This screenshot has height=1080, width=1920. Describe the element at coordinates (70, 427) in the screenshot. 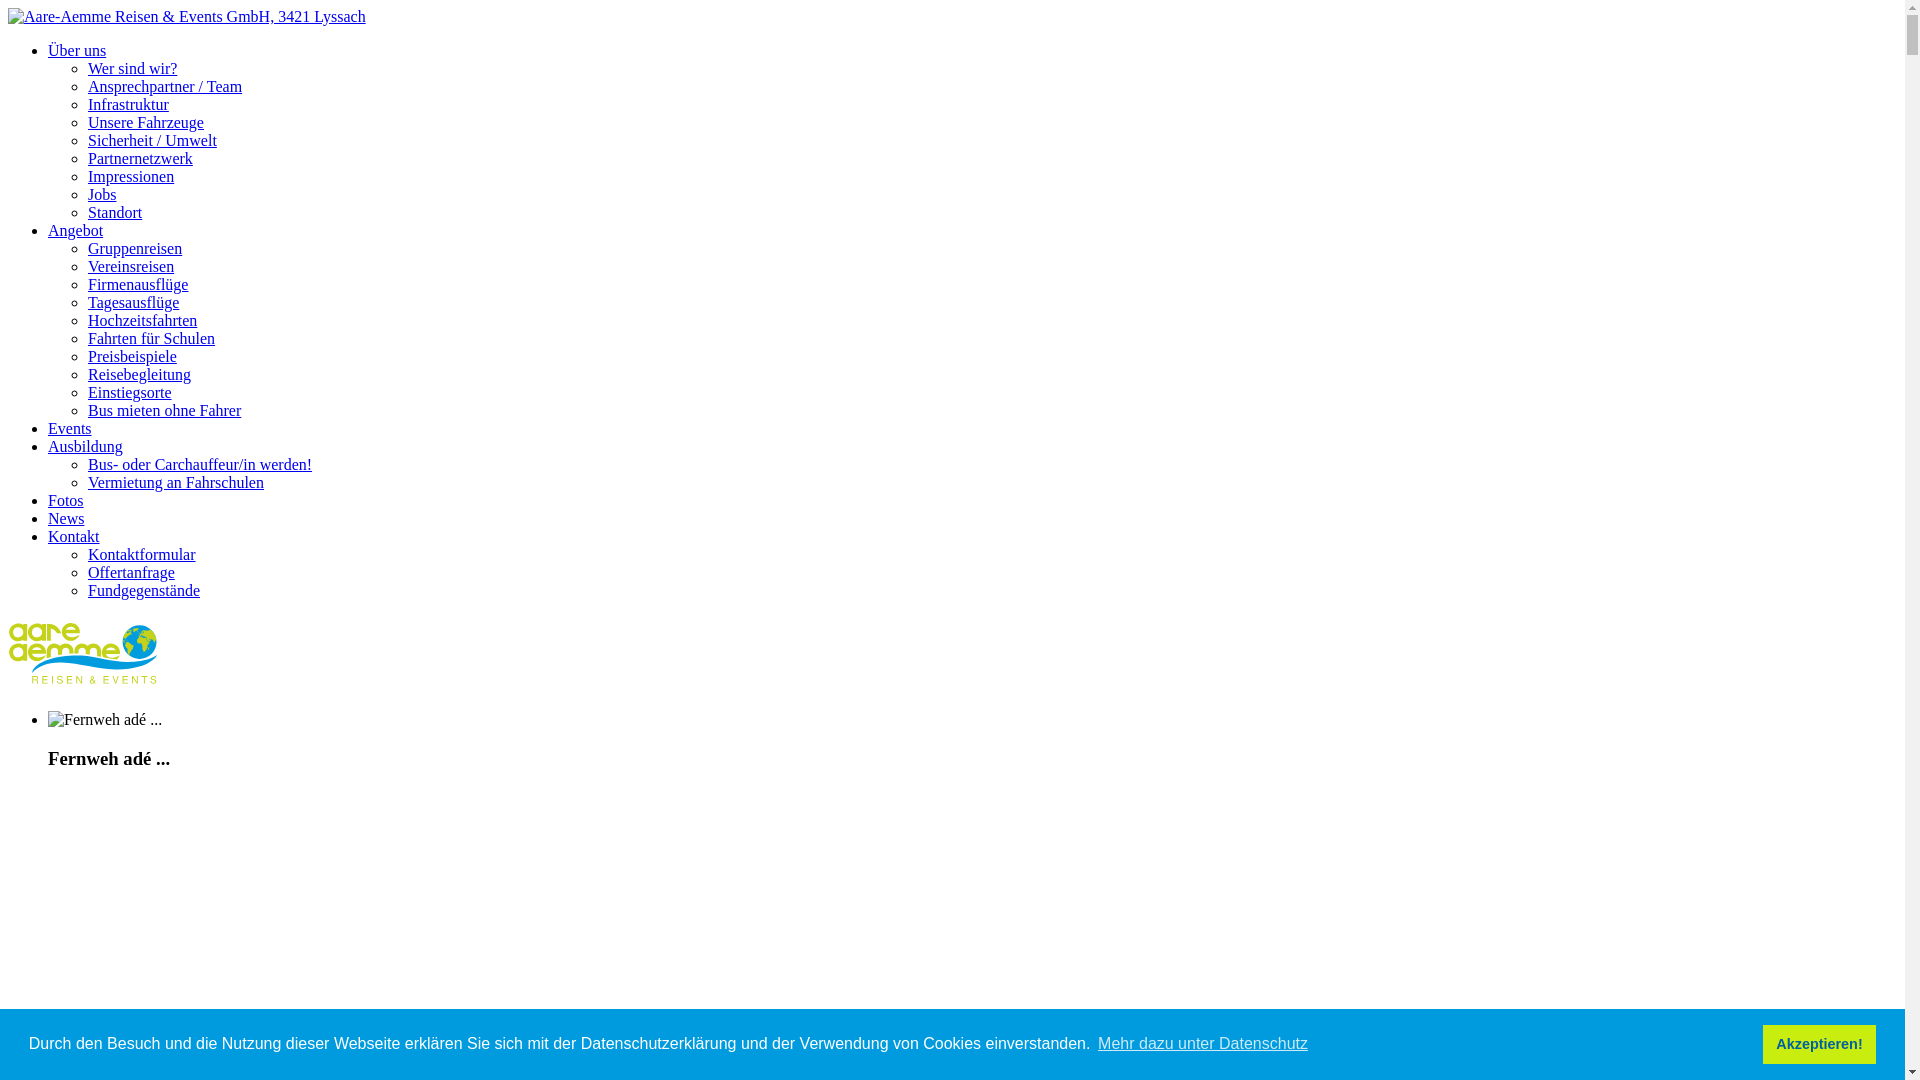

I see `'Events'` at that location.